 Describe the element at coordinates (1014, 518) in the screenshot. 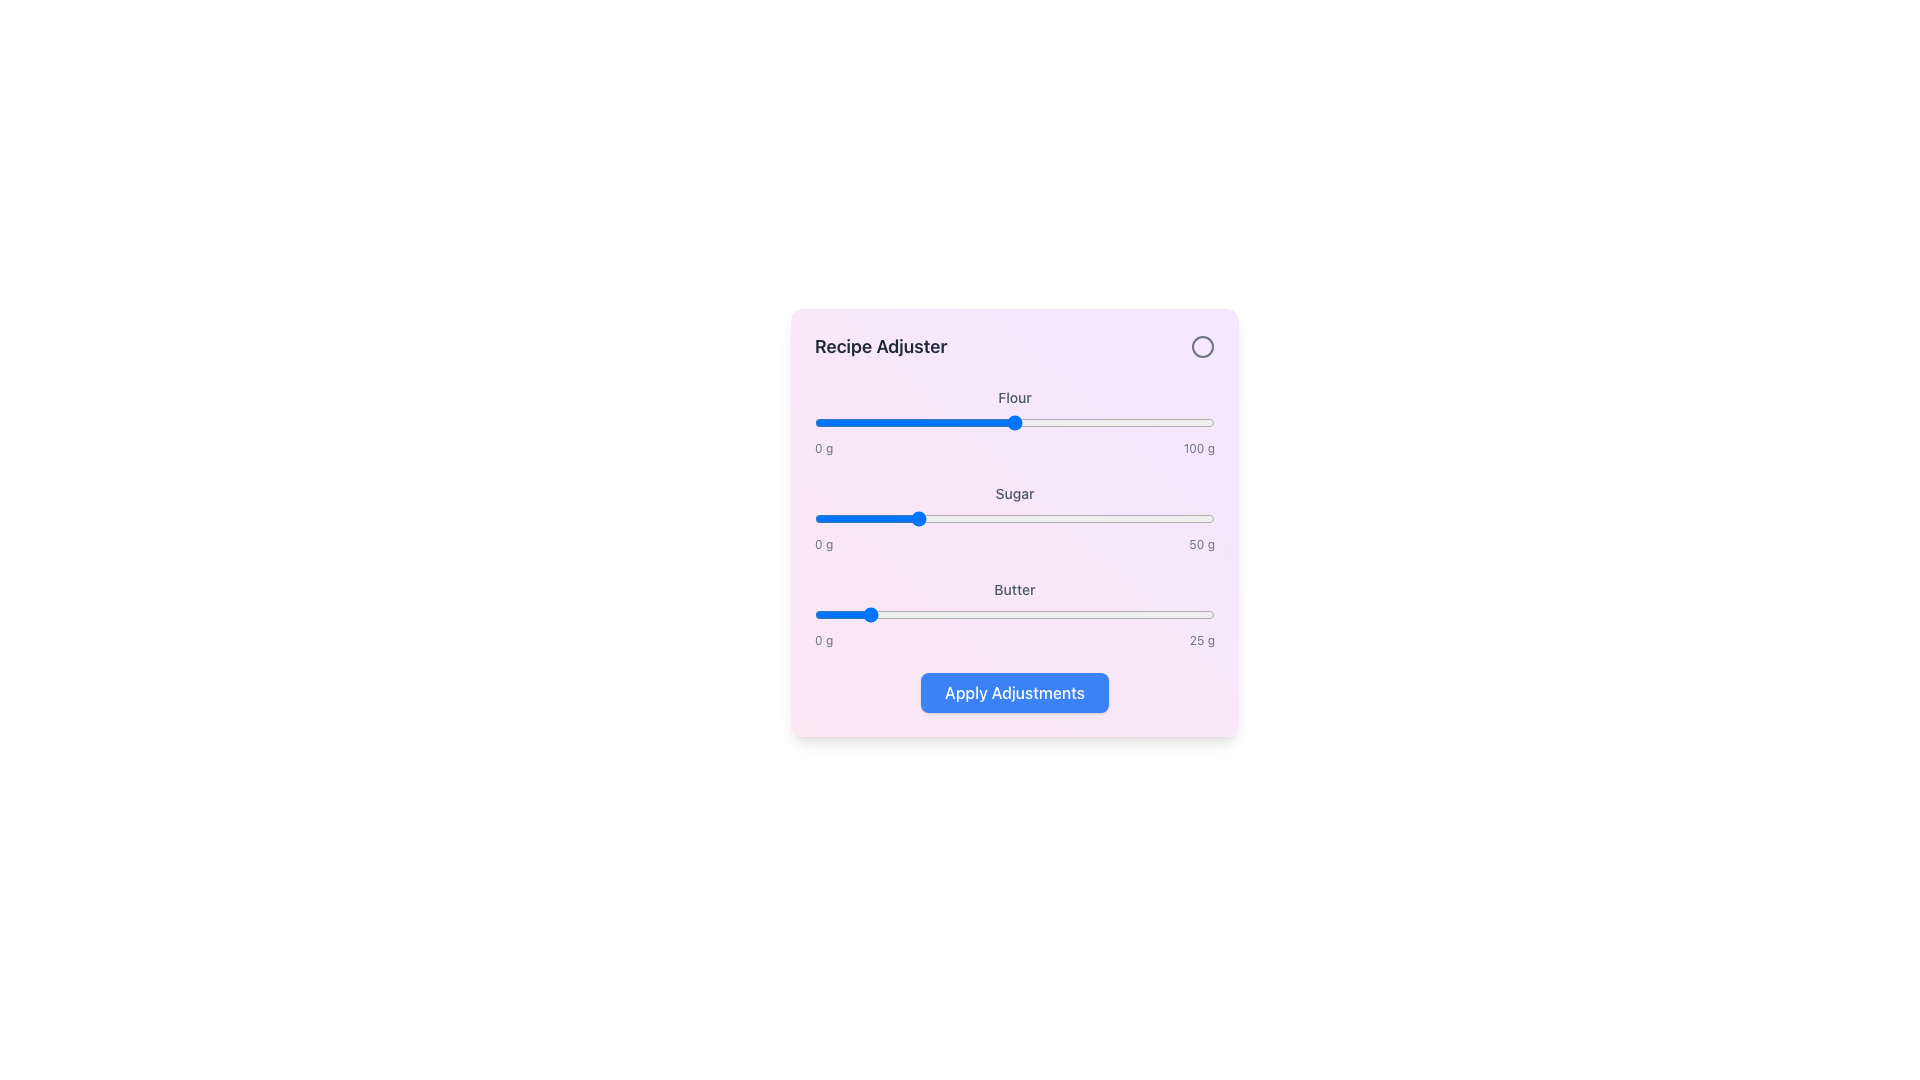

I see `the Range Slider track, which is a horizontal slider with a gradient from yellow to red, positioned centrally in the layout and closely associated with the 'Sugar' label and markers` at that location.